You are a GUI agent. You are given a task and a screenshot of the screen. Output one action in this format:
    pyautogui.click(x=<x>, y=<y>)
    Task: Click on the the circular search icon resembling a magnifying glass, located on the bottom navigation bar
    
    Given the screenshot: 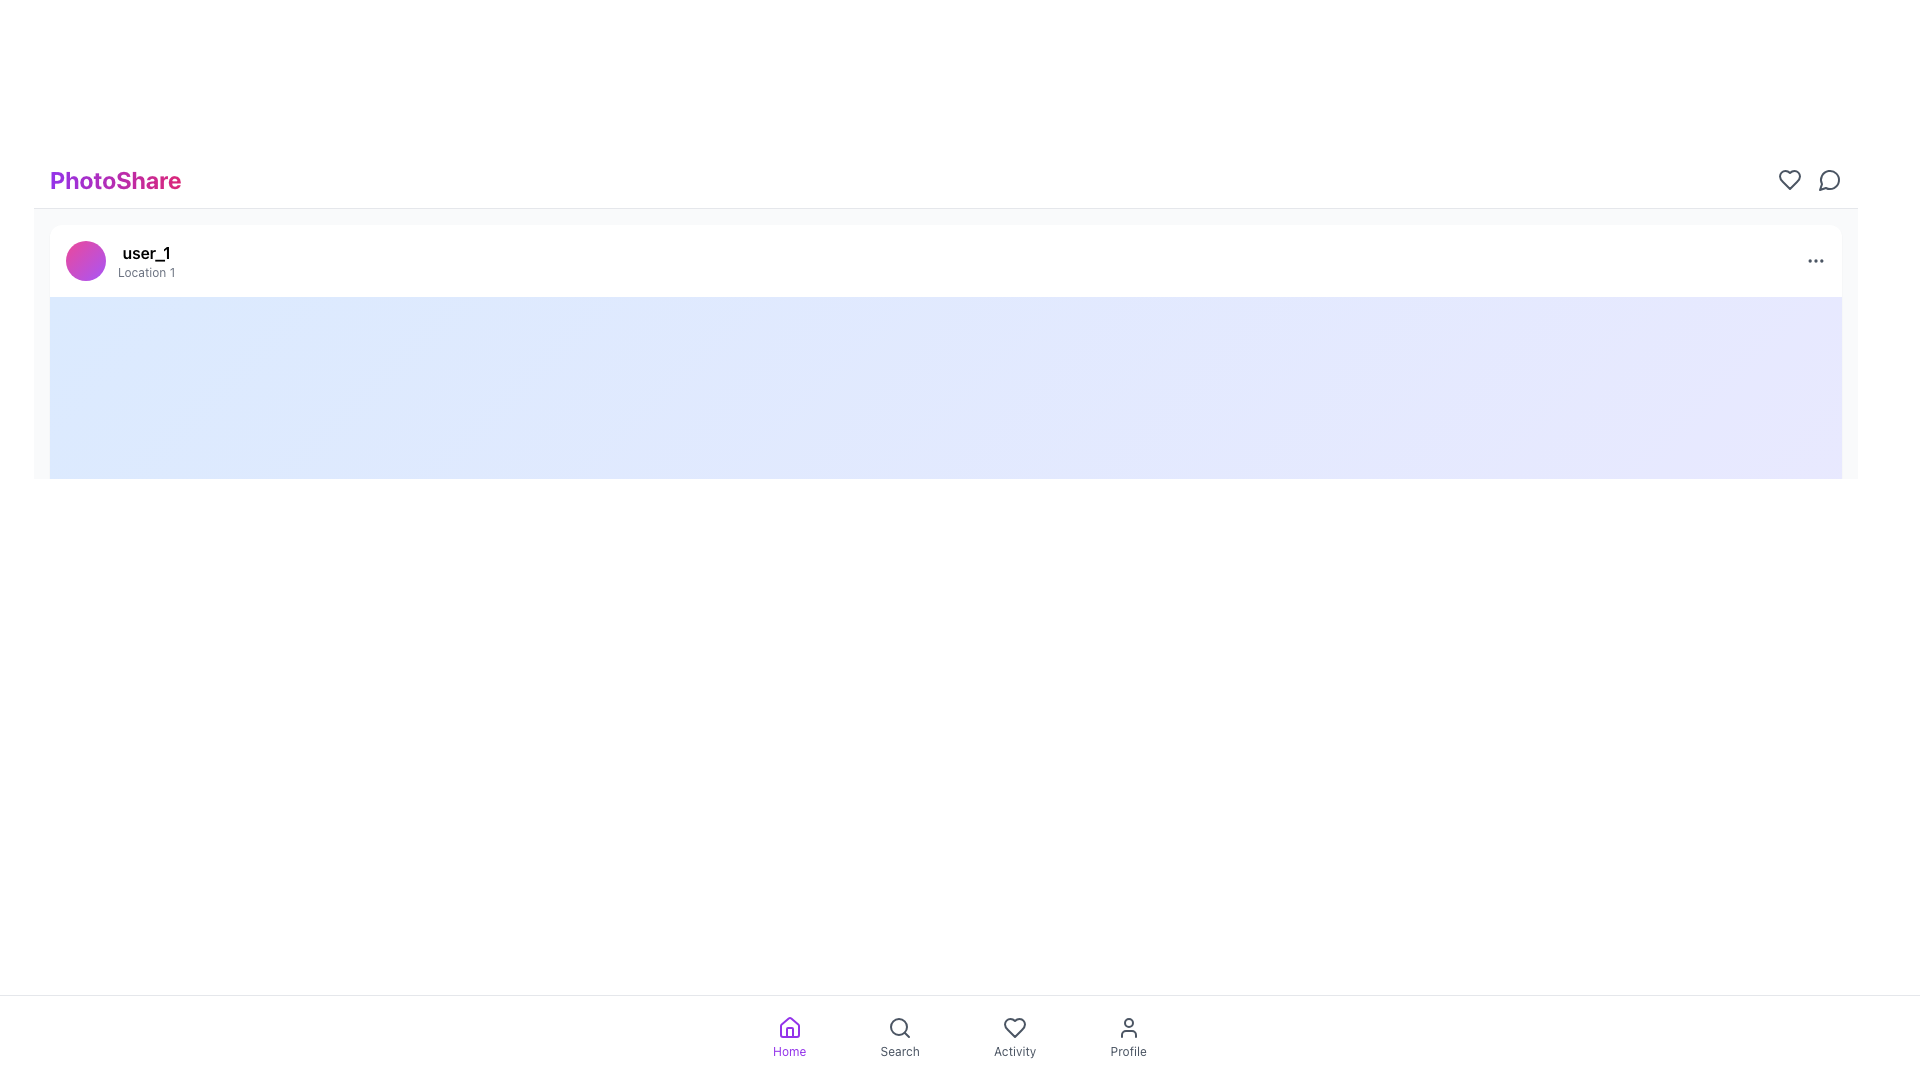 What is the action you would take?
    pyautogui.click(x=899, y=1028)
    